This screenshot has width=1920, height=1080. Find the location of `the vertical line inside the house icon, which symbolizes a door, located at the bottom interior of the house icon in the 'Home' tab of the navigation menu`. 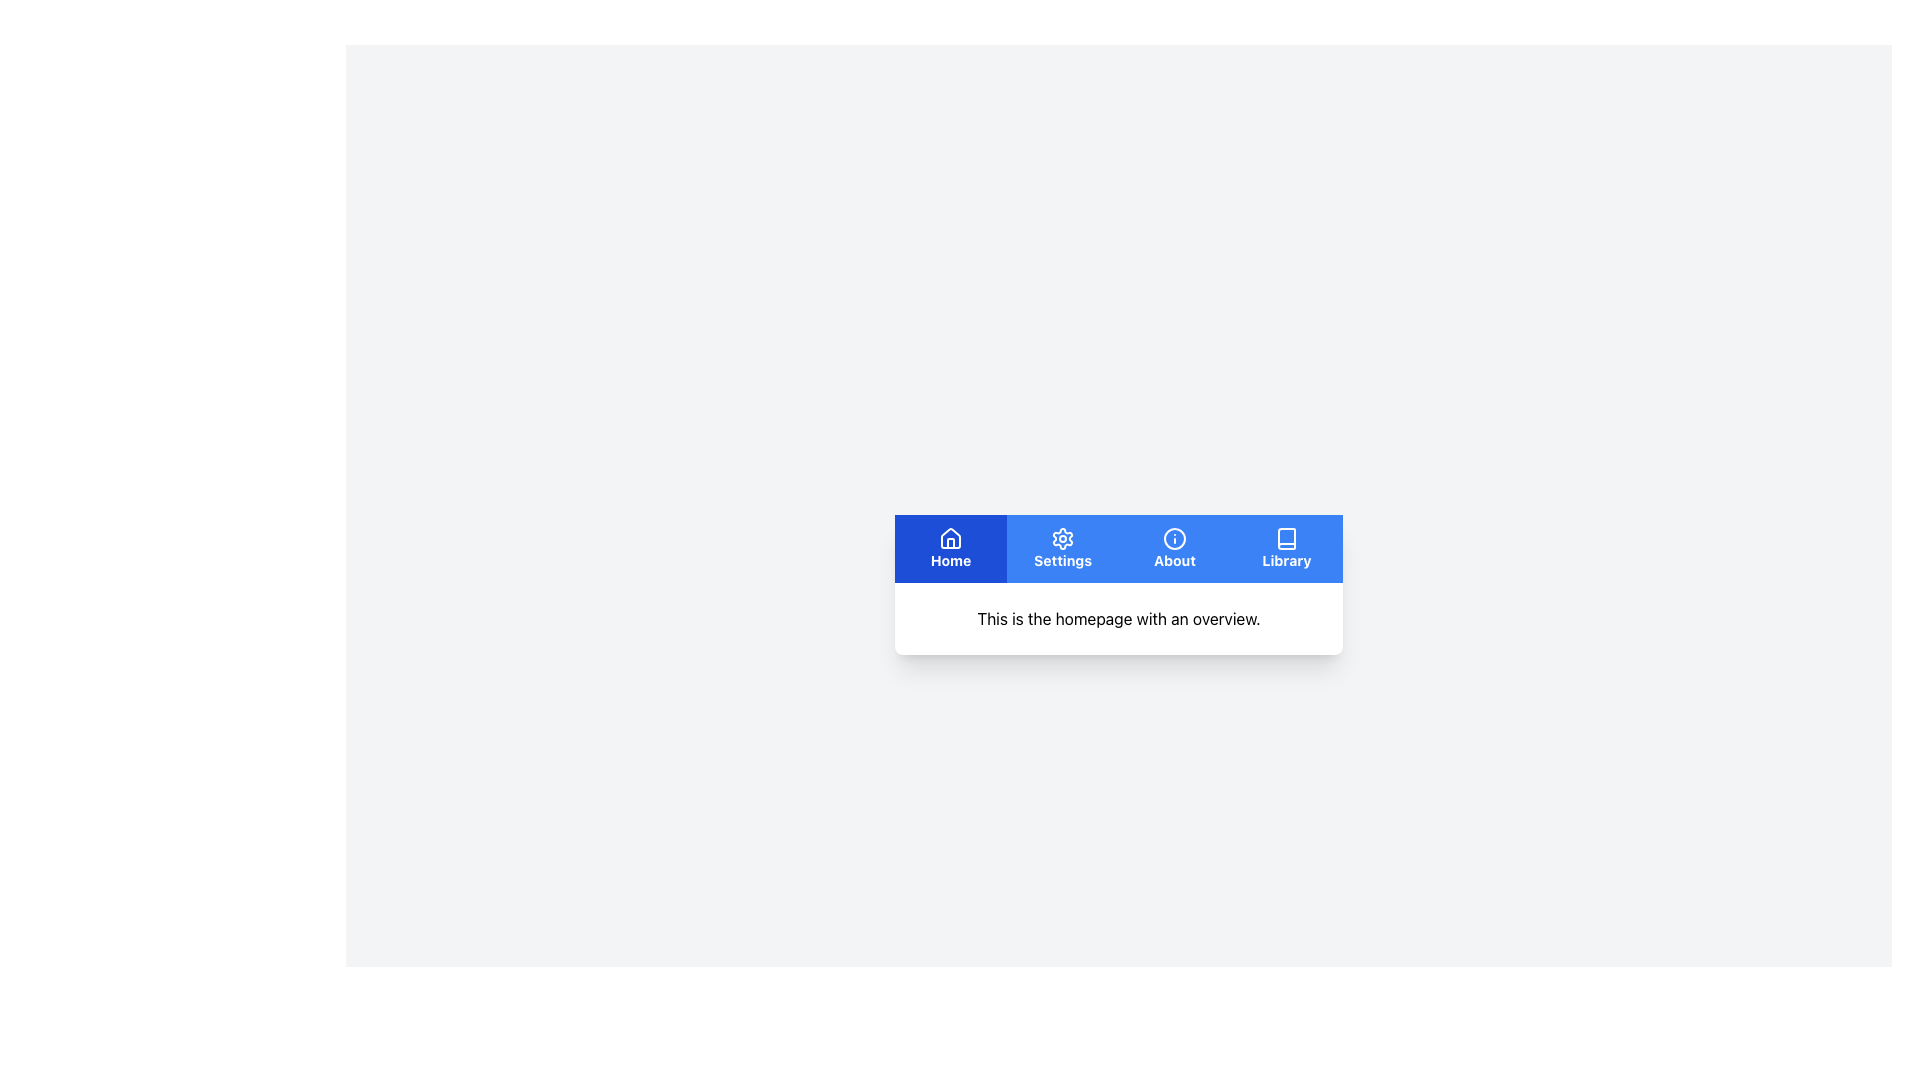

the vertical line inside the house icon, which symbolizes a door, located at the bottom interior of the house icon in the 'Home' tab of the navigation menu is located at coordinates (949, 543).